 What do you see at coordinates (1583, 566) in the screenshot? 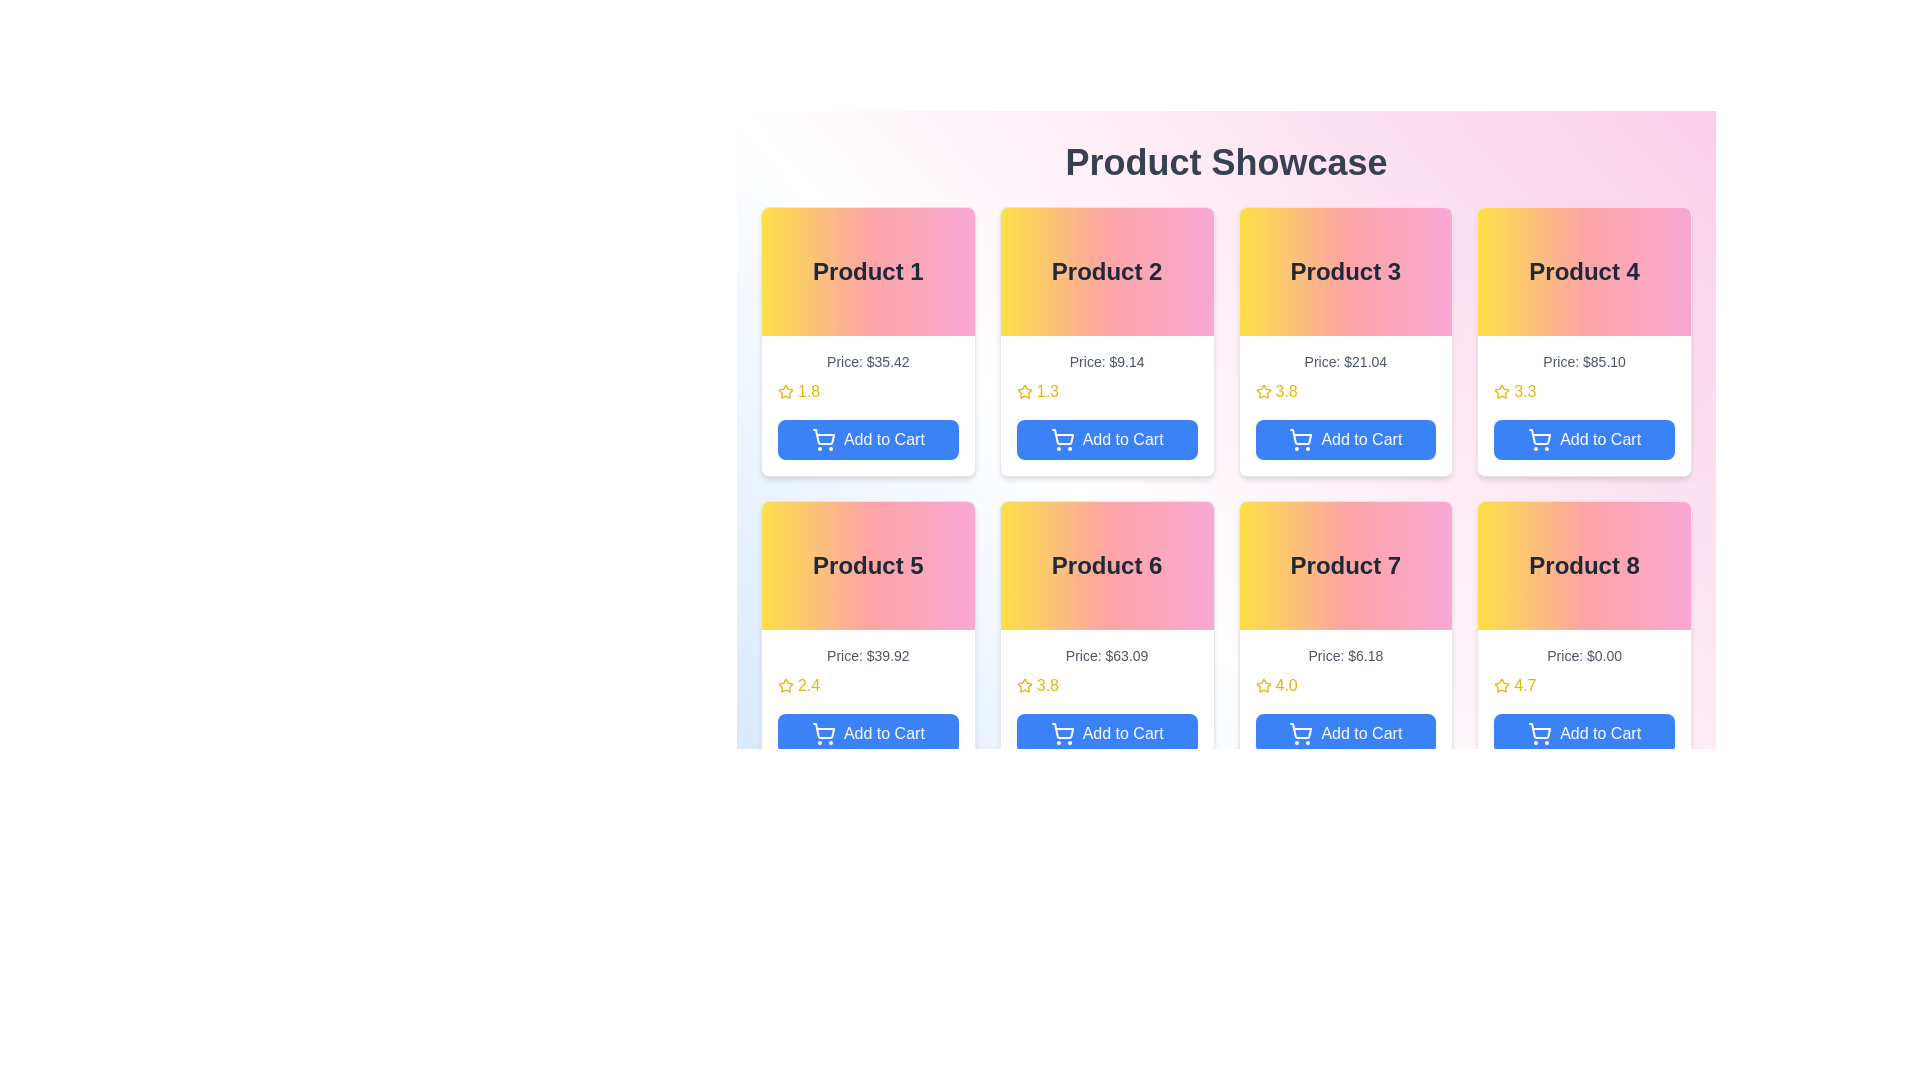
I see `the text label that reads 'Product 8', which is styled with a large, bold, dark gray font and is prominently displayed in the bottom-right corner of the product grid` at bounding box center [1583, 566].